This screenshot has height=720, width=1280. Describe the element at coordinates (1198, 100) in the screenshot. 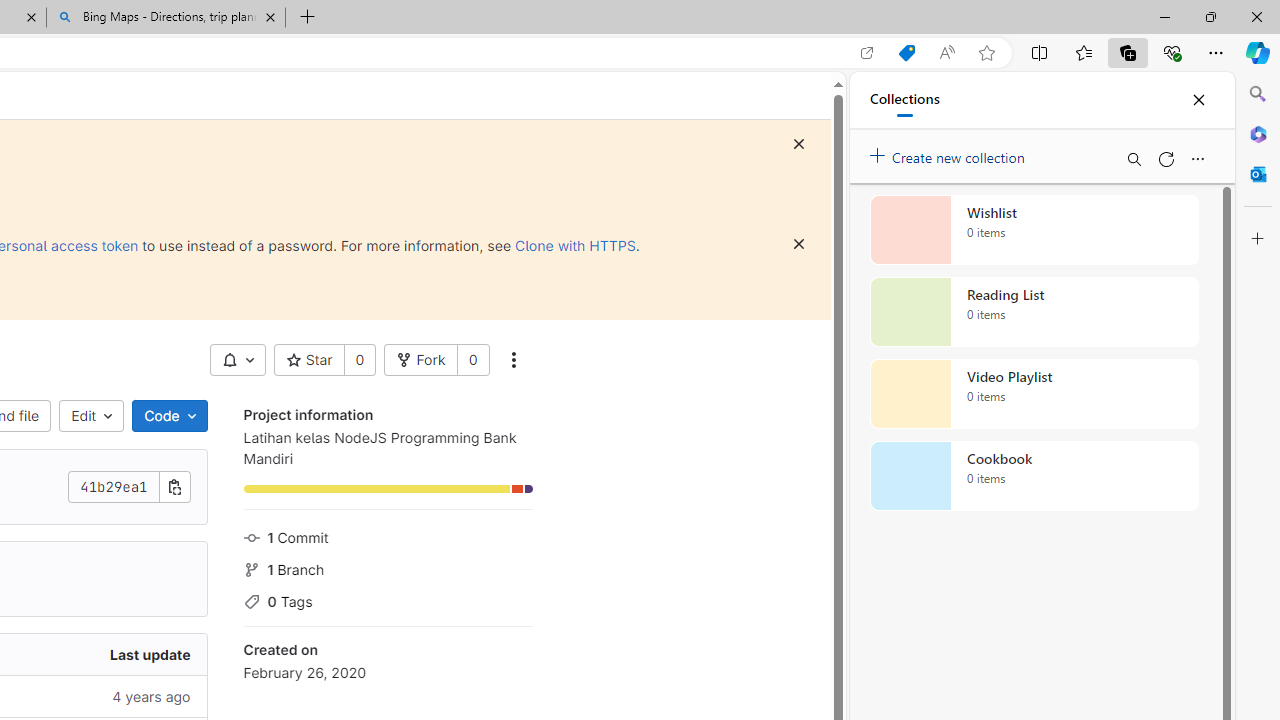

I see `'Close'` at that location.